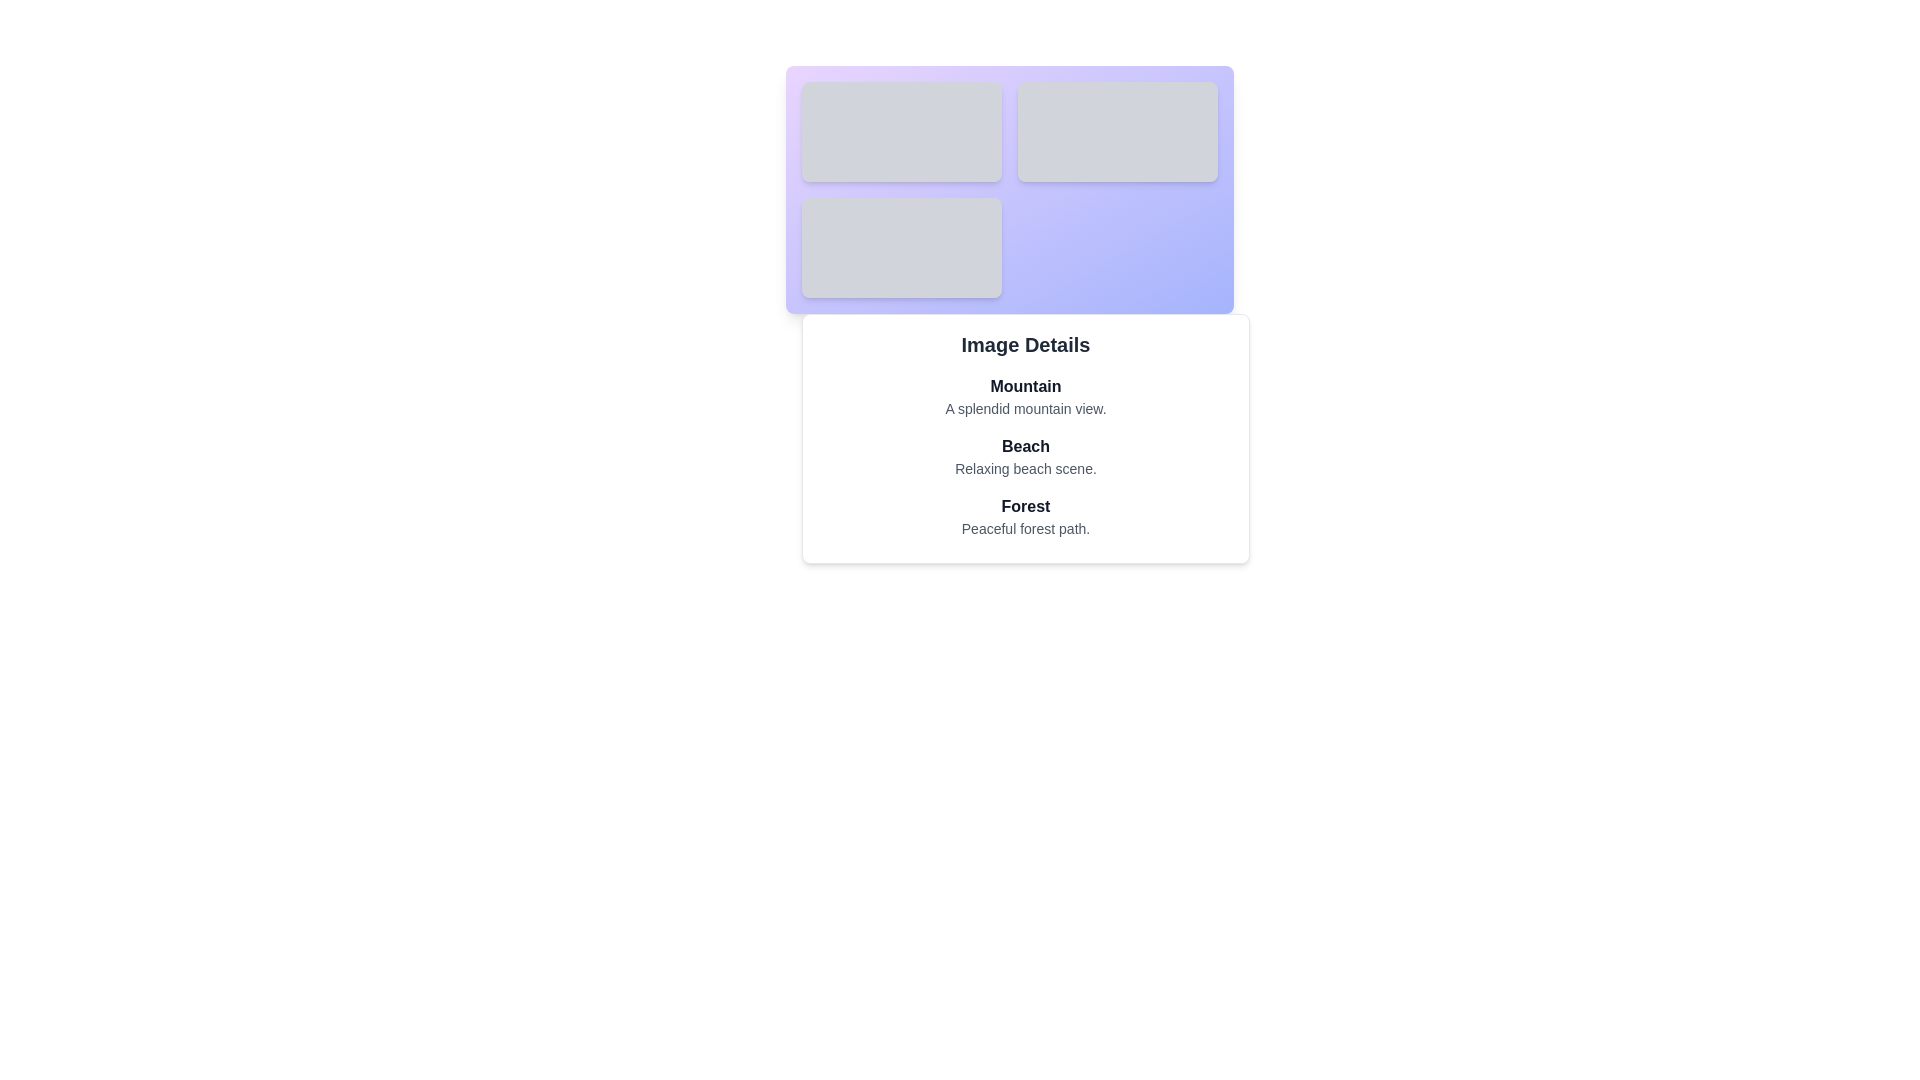 The image size is (1920, 1080). I want to click on text from the Text Block that provides a description of the 'Beach' image, which is positioned under the 'Image Details' section, between 'Mountain' and 'Forest', so click(1026, 456).